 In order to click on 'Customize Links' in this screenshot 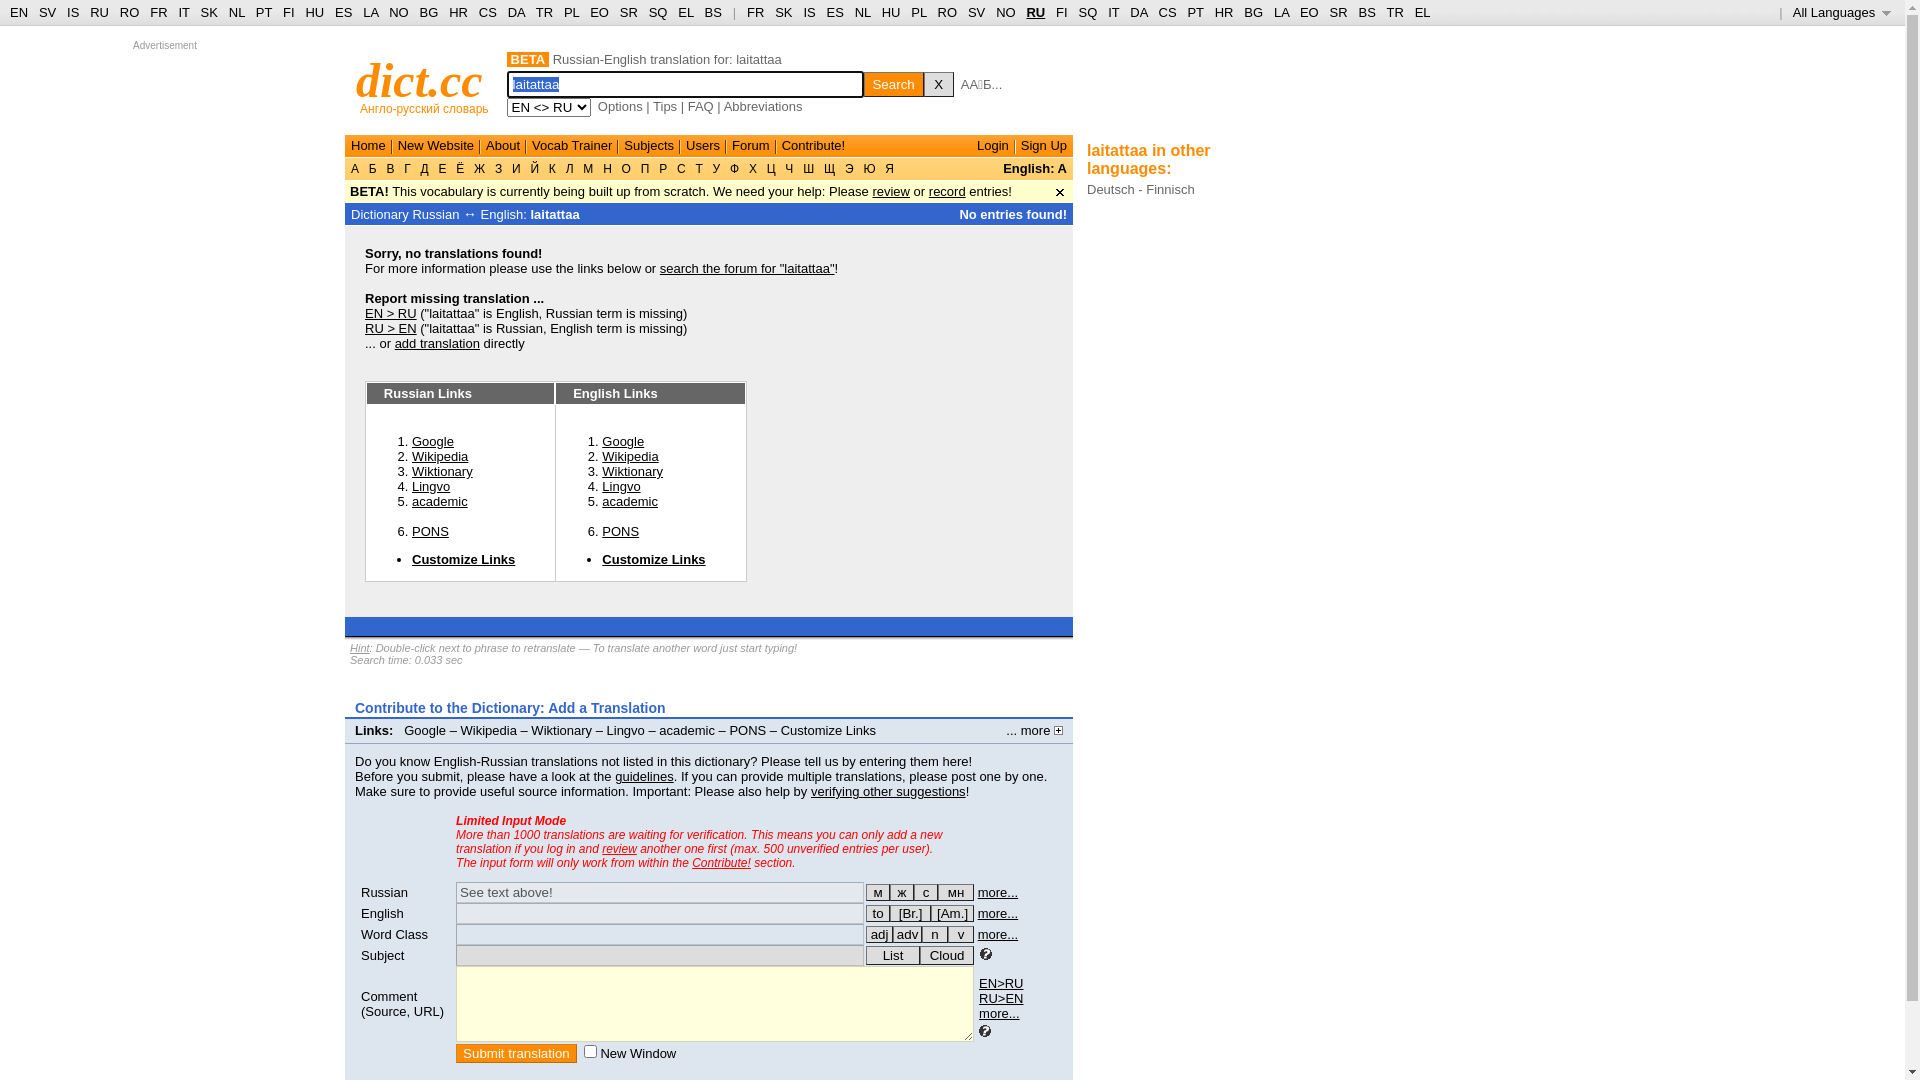, I will do `click(828, 730)`.